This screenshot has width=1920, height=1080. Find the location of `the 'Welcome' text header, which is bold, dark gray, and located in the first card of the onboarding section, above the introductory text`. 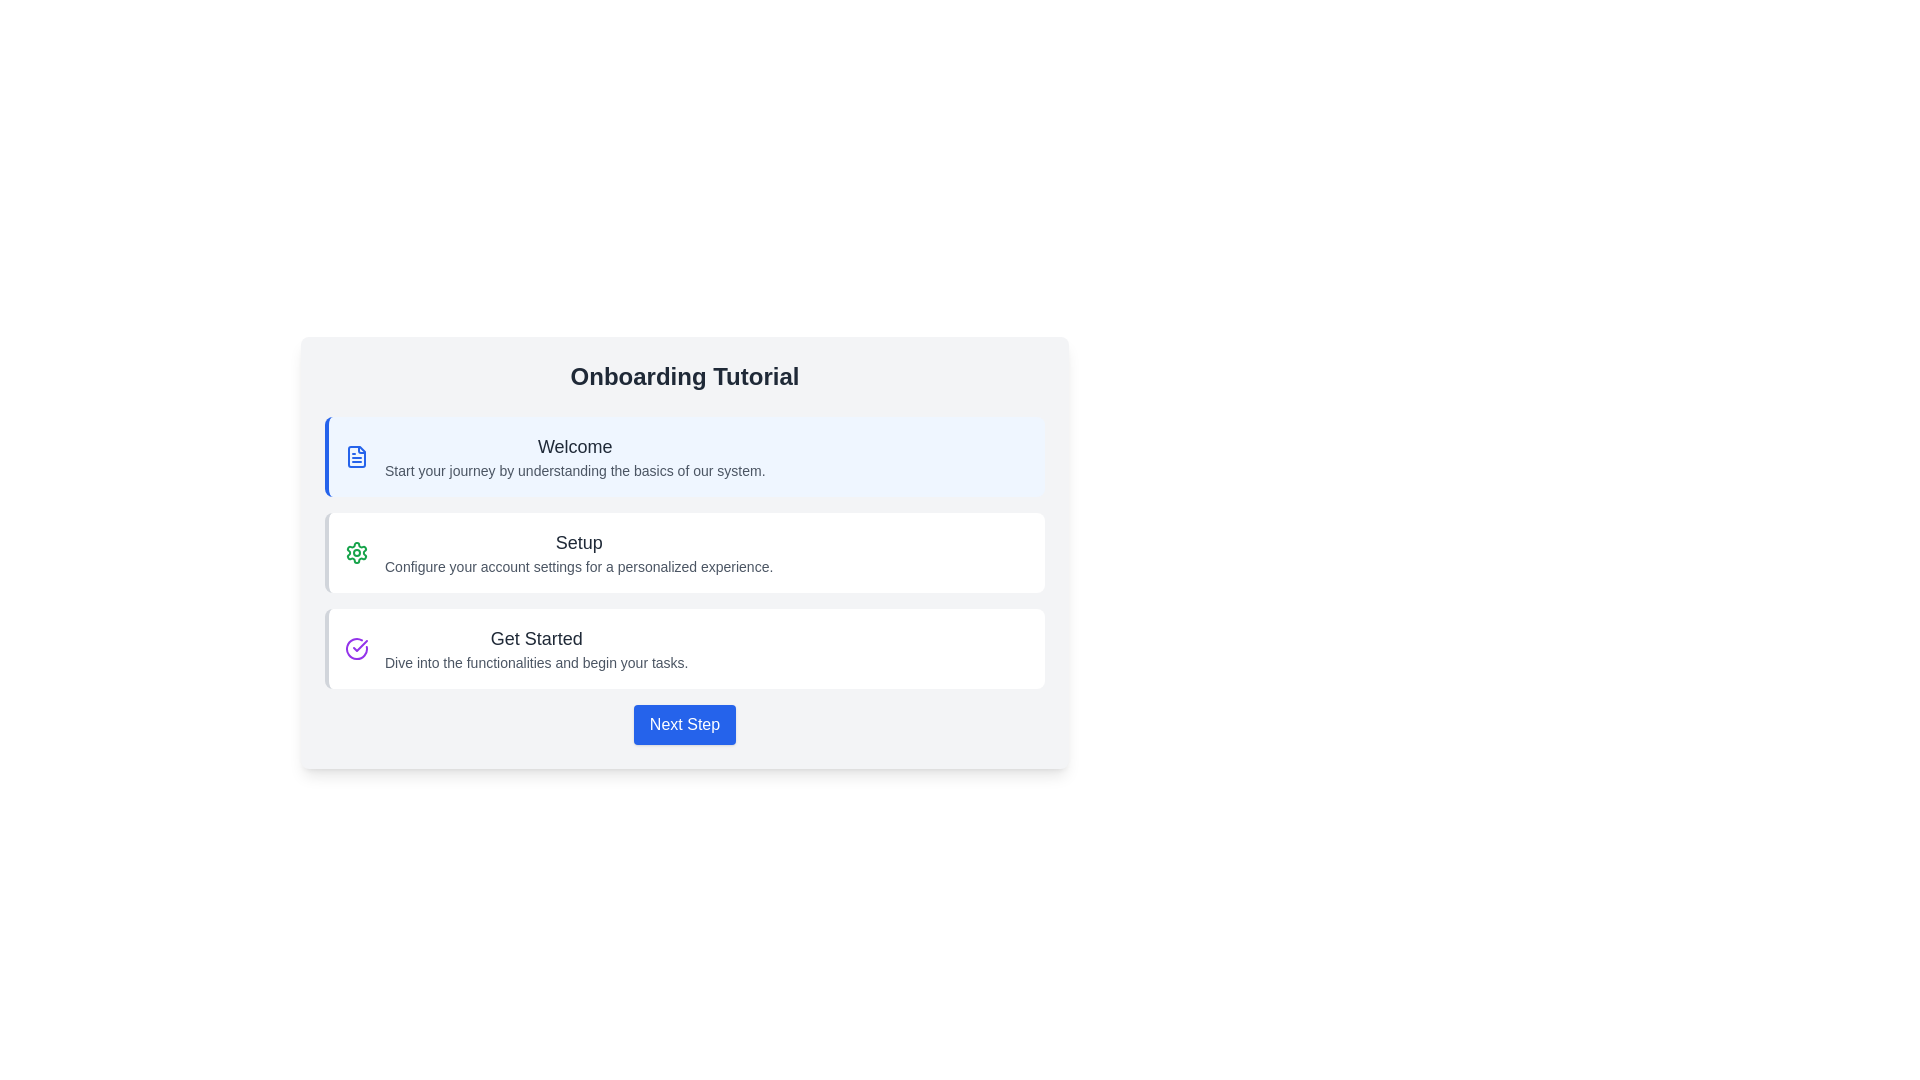

the 'Welcome' text header, which is bold, dark gray, and located in the first card of the onboarding section, above the introductory text is located at coordinates (574, 446).